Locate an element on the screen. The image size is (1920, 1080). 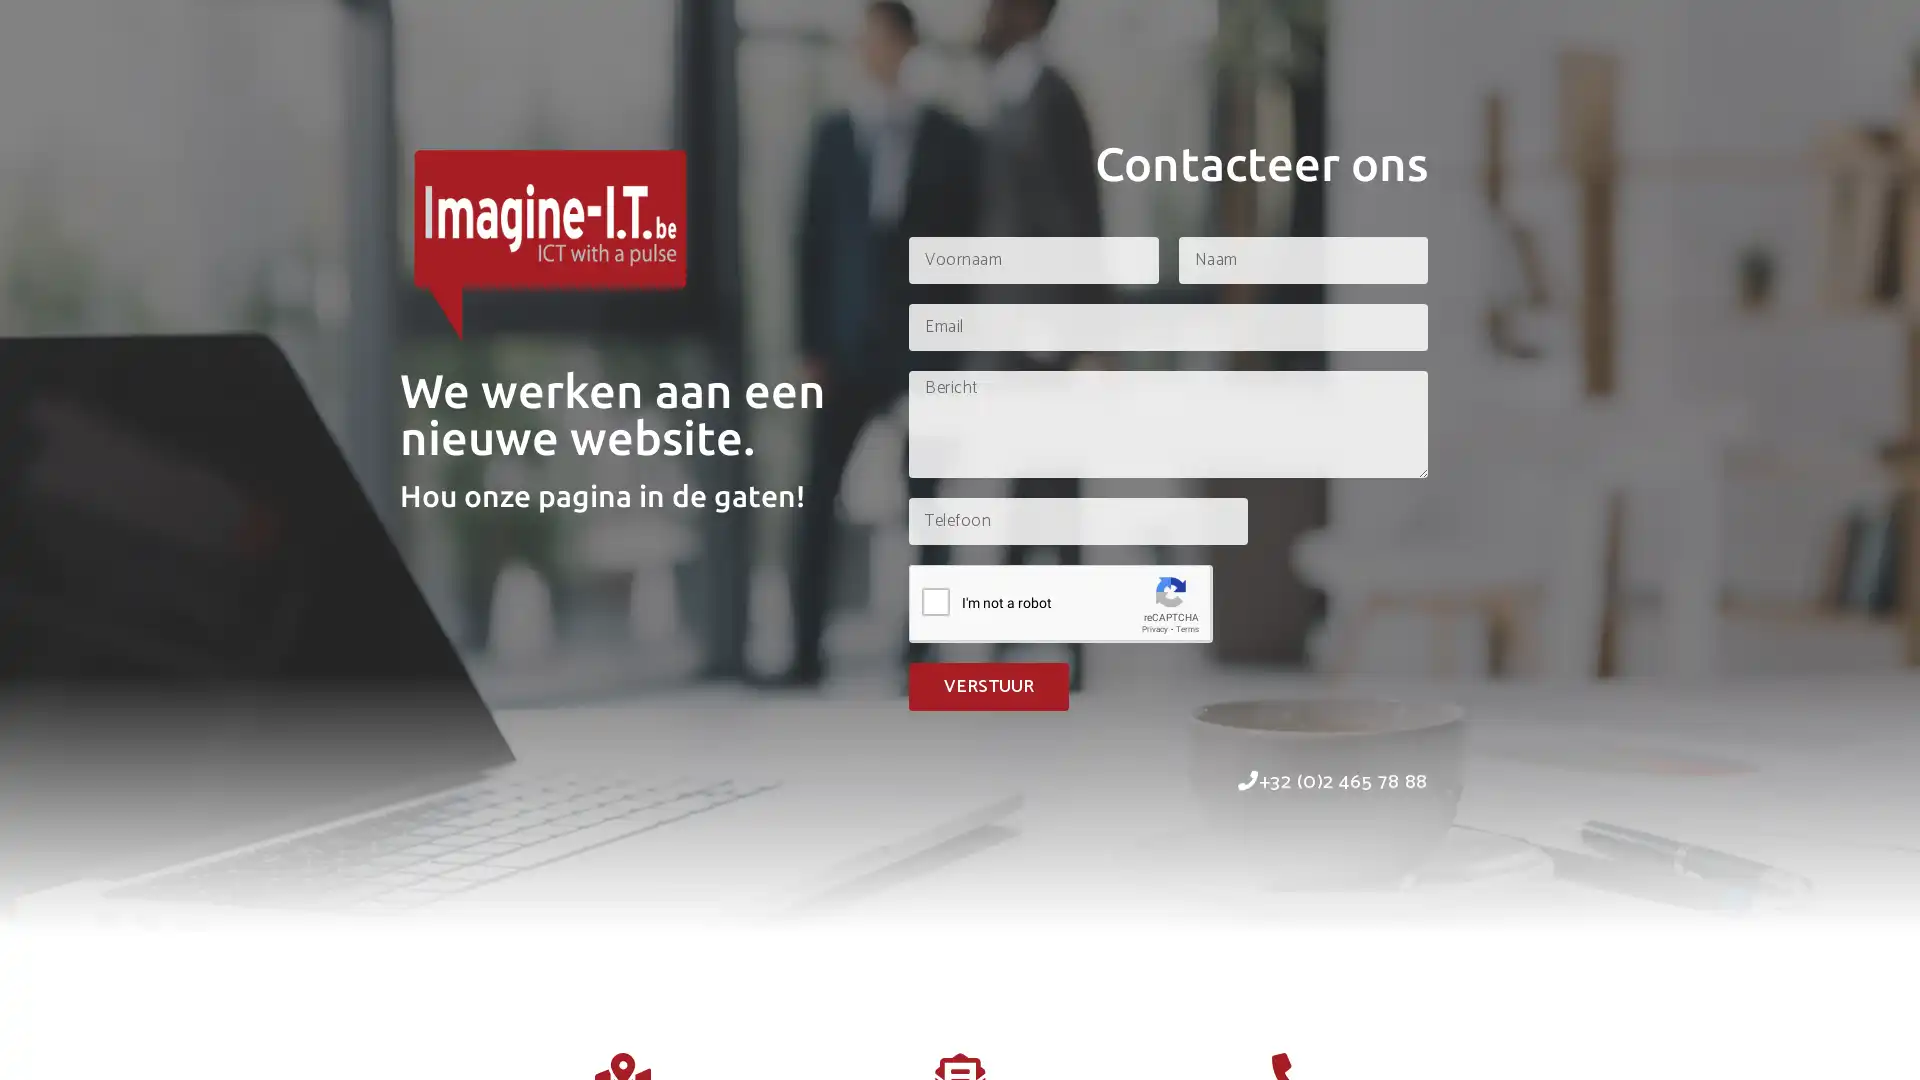
VERSTUUR is located at coordinates (988, 685).